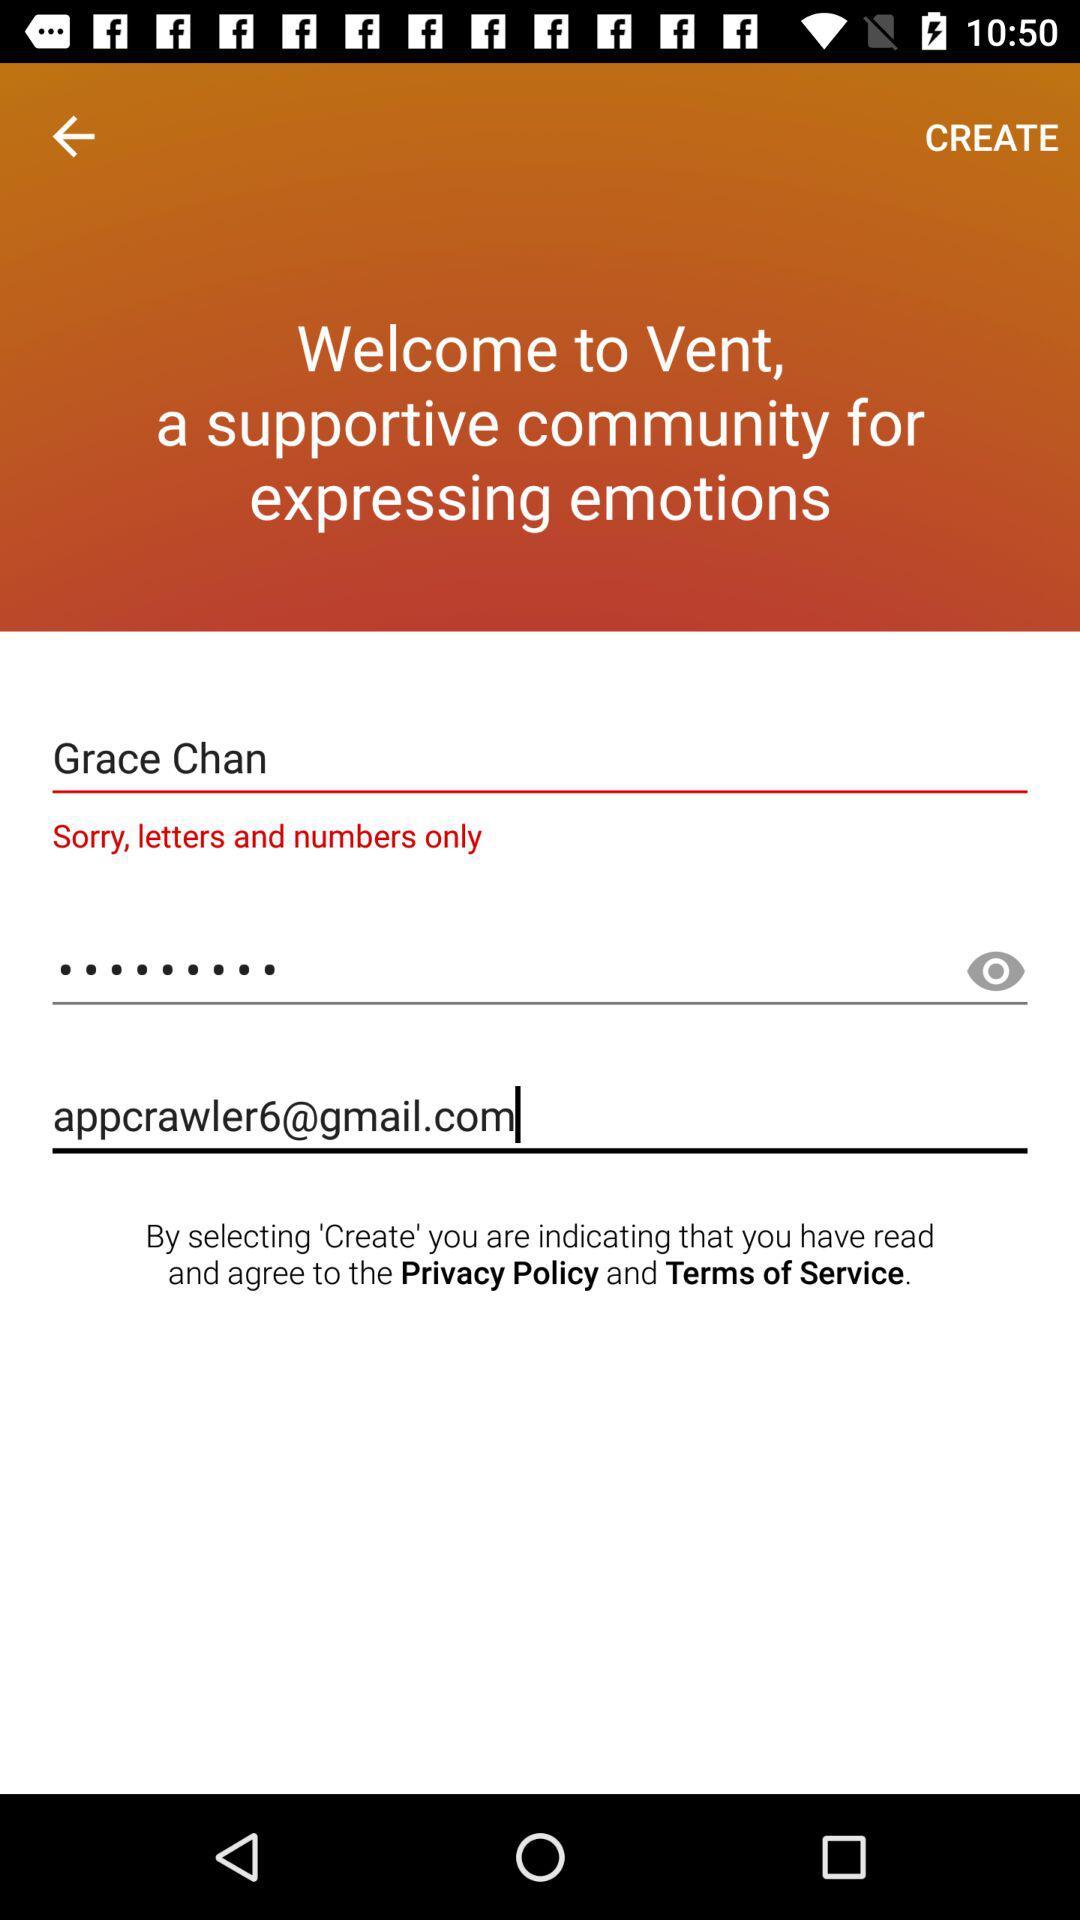  I want to click on show password, so click(995, 972).